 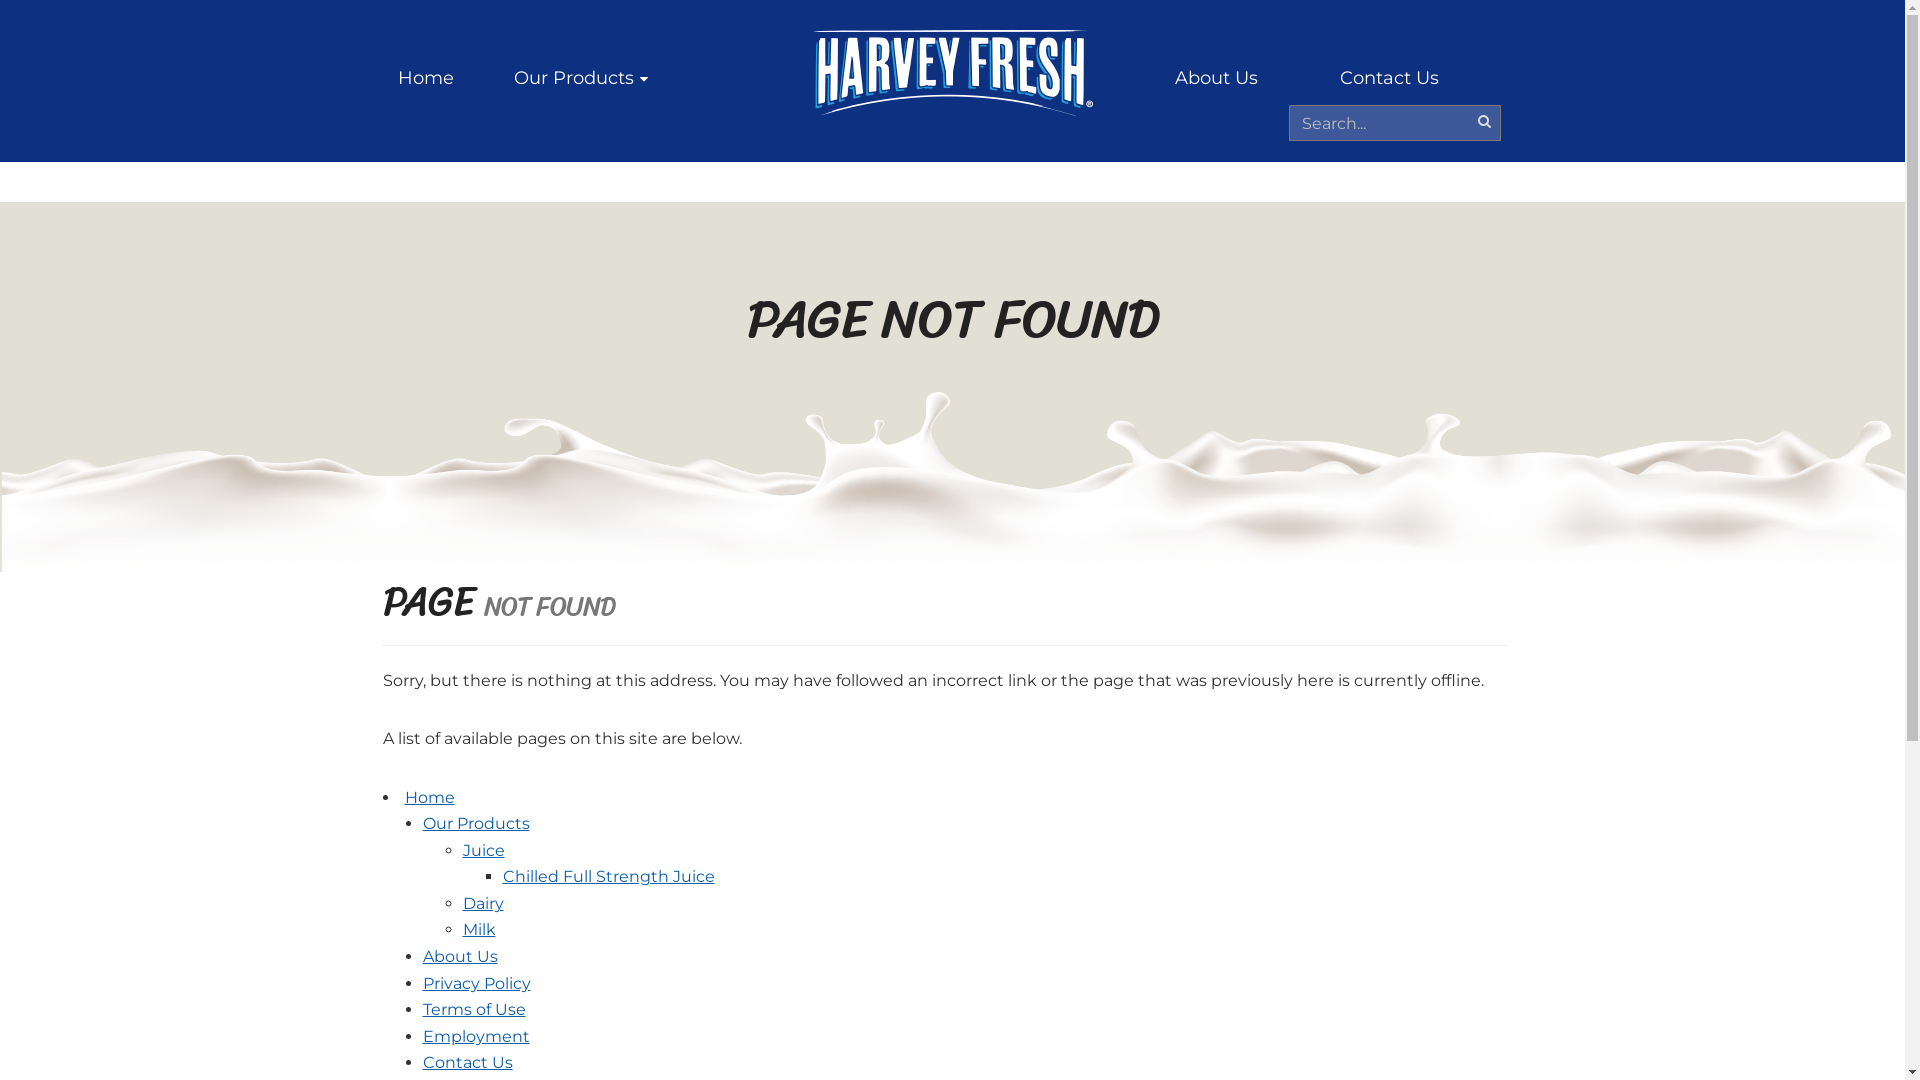 What do you see at coordinates (425, 77) in the screenshot?
I see `'Home'` at bounding box center [425, 77].